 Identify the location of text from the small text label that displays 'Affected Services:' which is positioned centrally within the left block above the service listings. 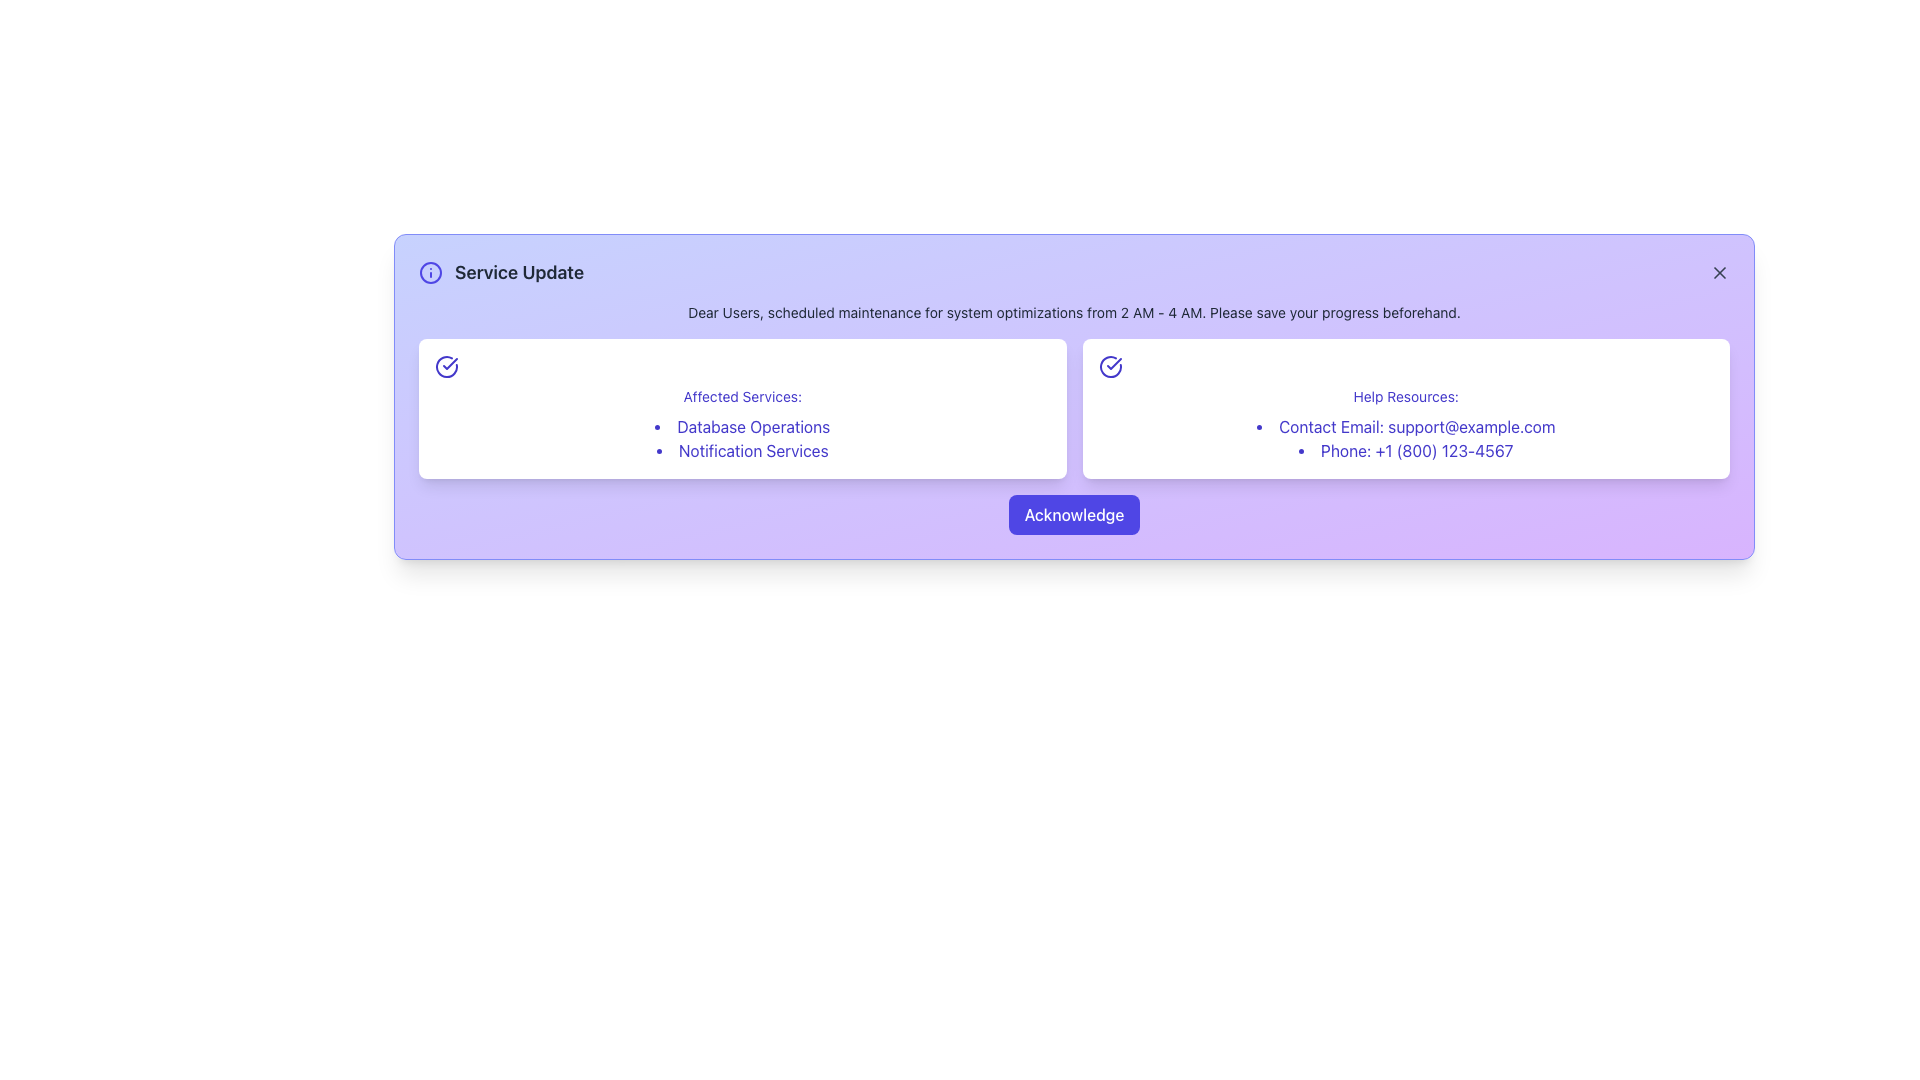
(741, 397).